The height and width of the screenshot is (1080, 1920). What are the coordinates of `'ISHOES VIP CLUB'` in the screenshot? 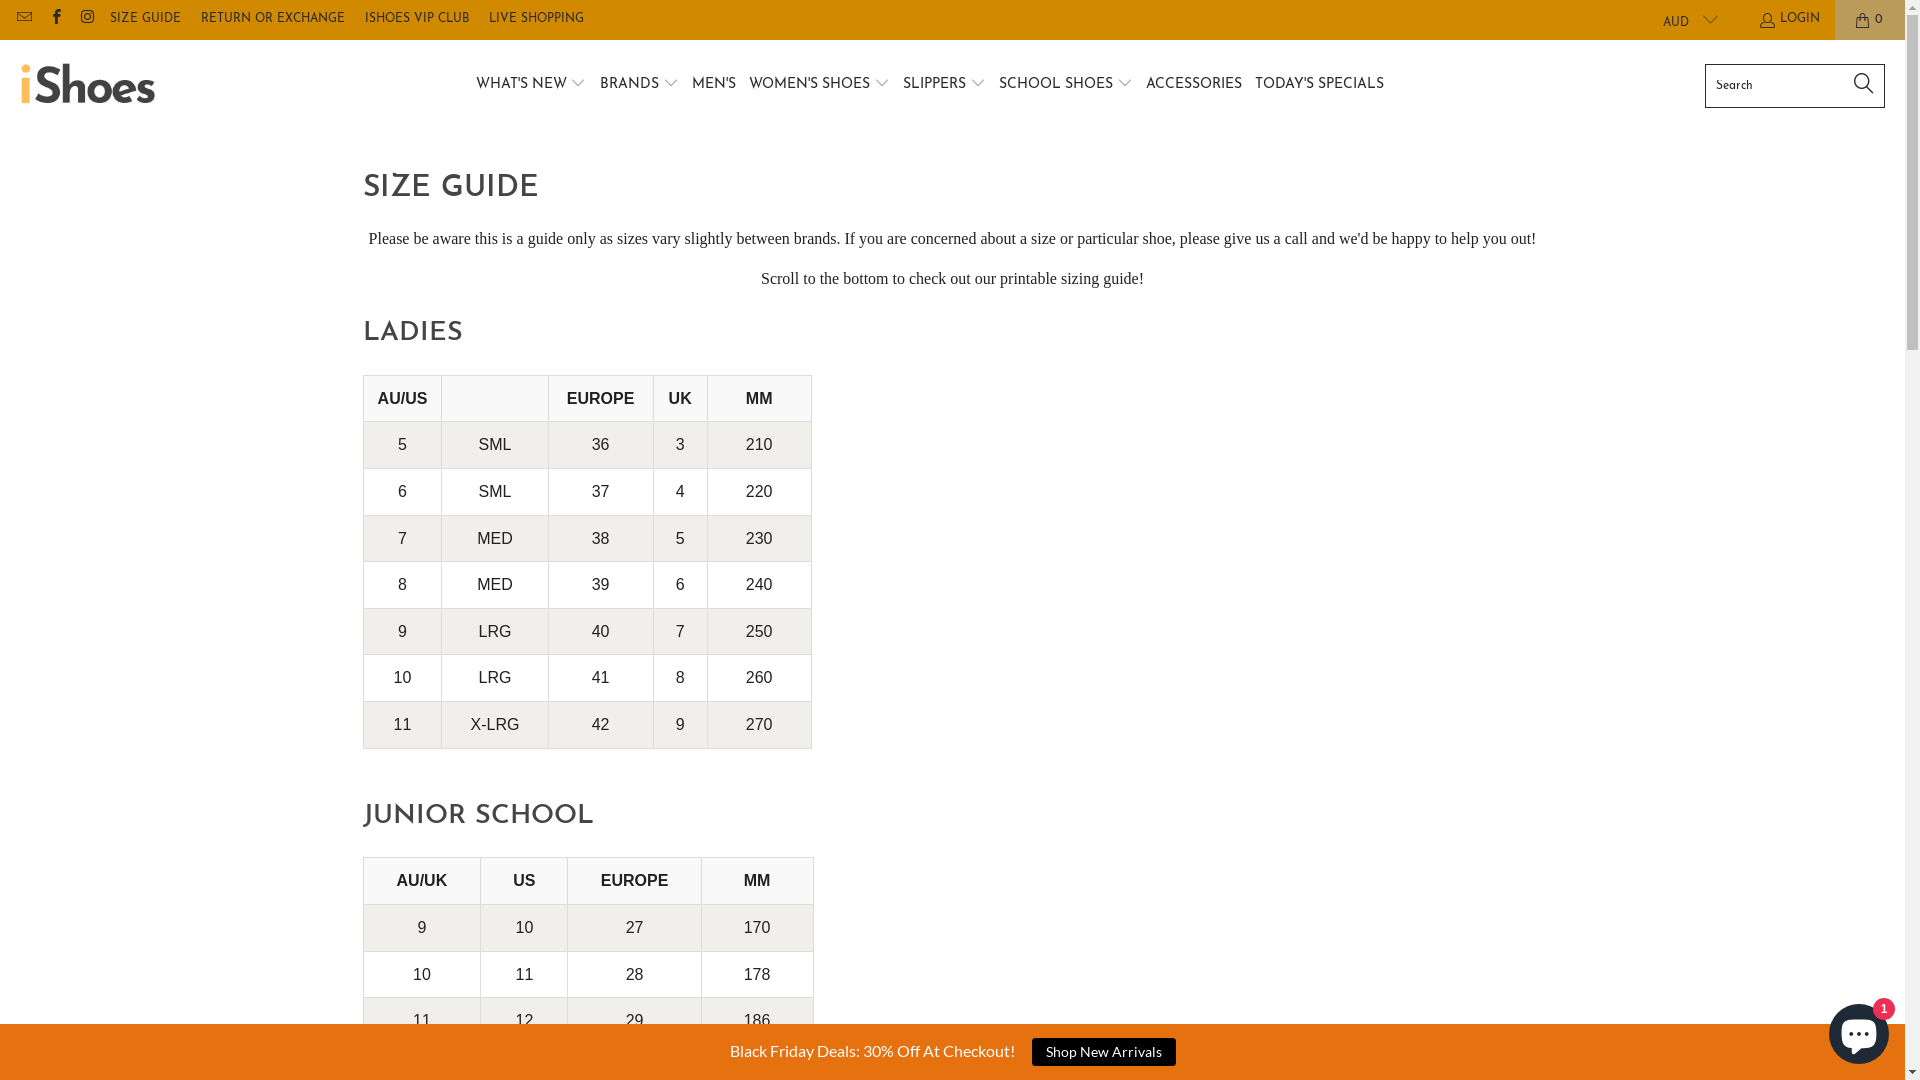 It's located at (416, 19).